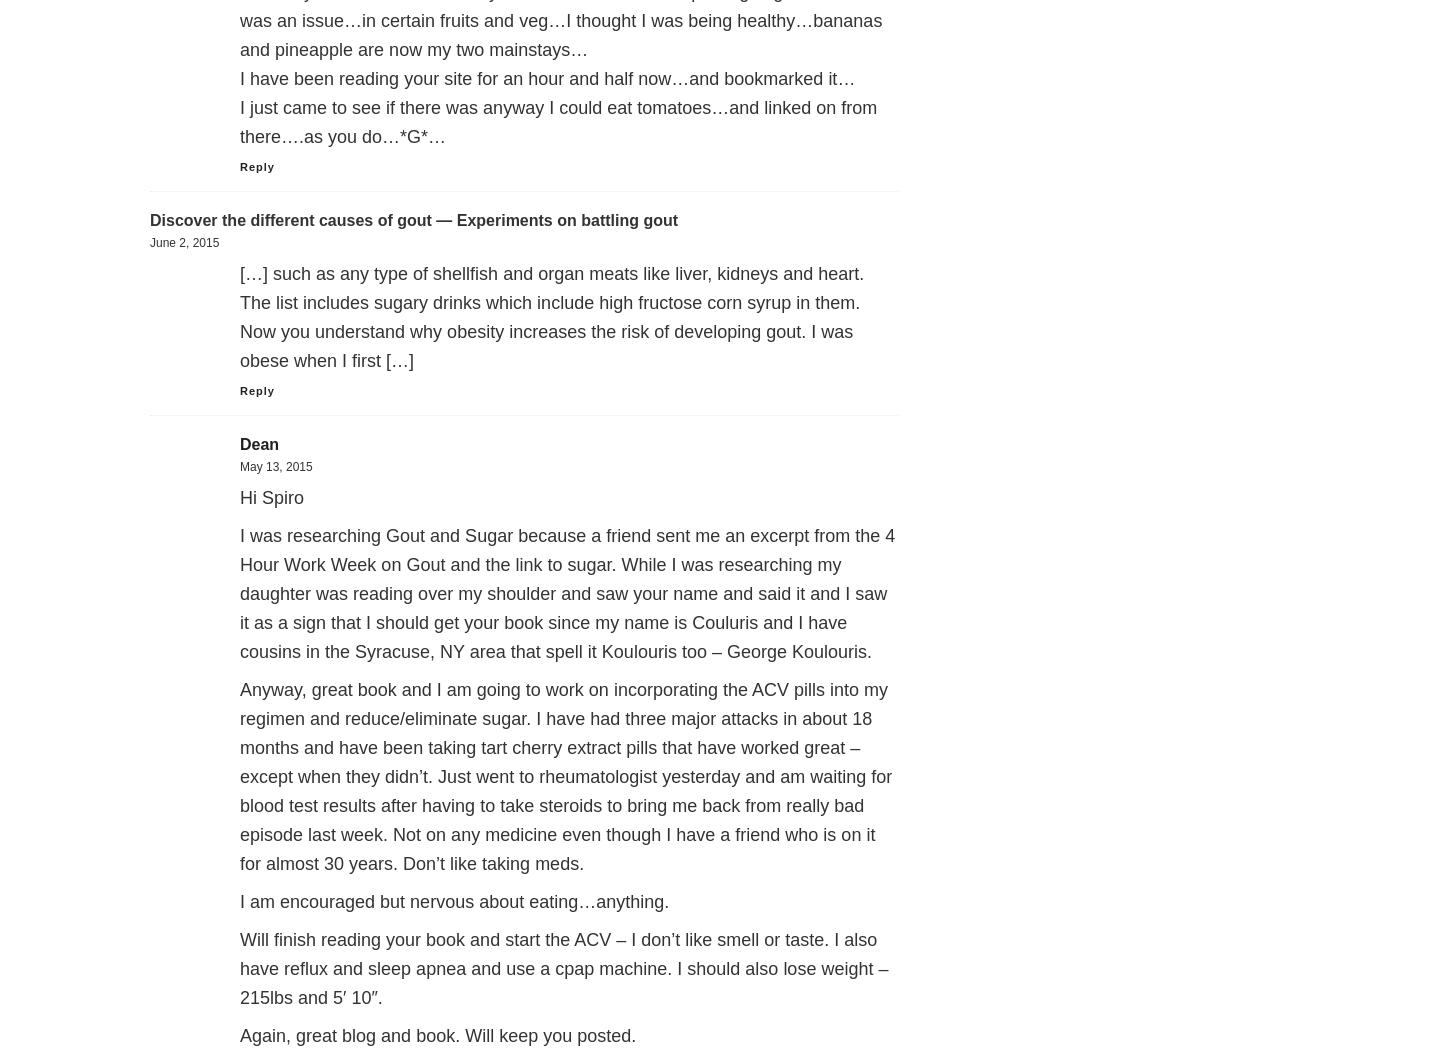 The image size is (1440, 1055). What do you see at coordinates (412, 219) in the screenshot?
I see `'Discover the different causes of gout — Experiments on battling gout'` at bounding box center [412, 219].